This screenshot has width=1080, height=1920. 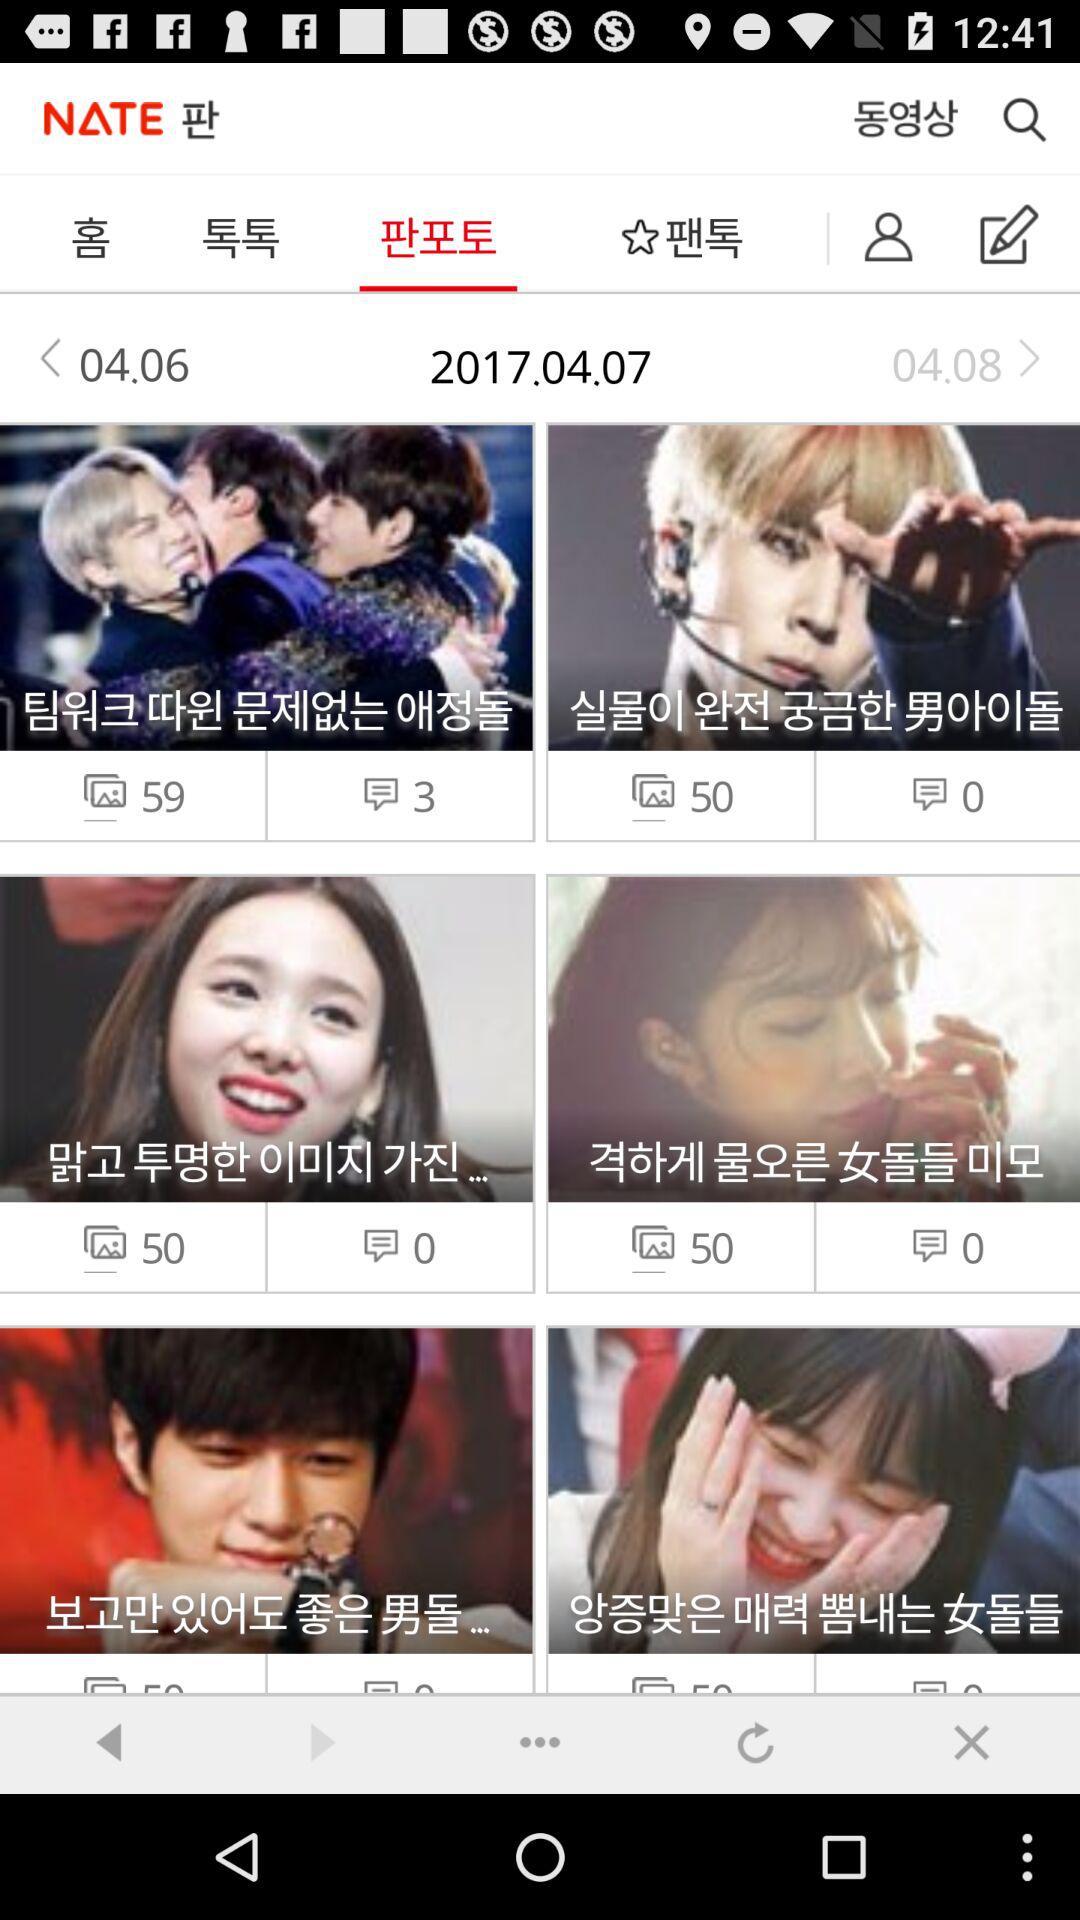 What do you see at coordinates (540, 1740) in the screenshot?
I see `back forward reload option` at bounding box center [540, 1740].